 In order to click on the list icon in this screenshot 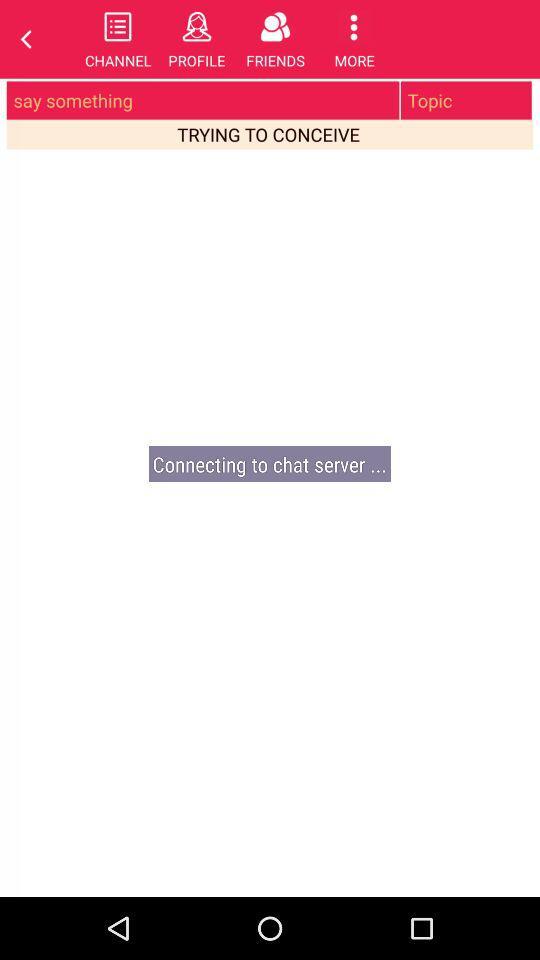, I will do `click(117, 27)`.